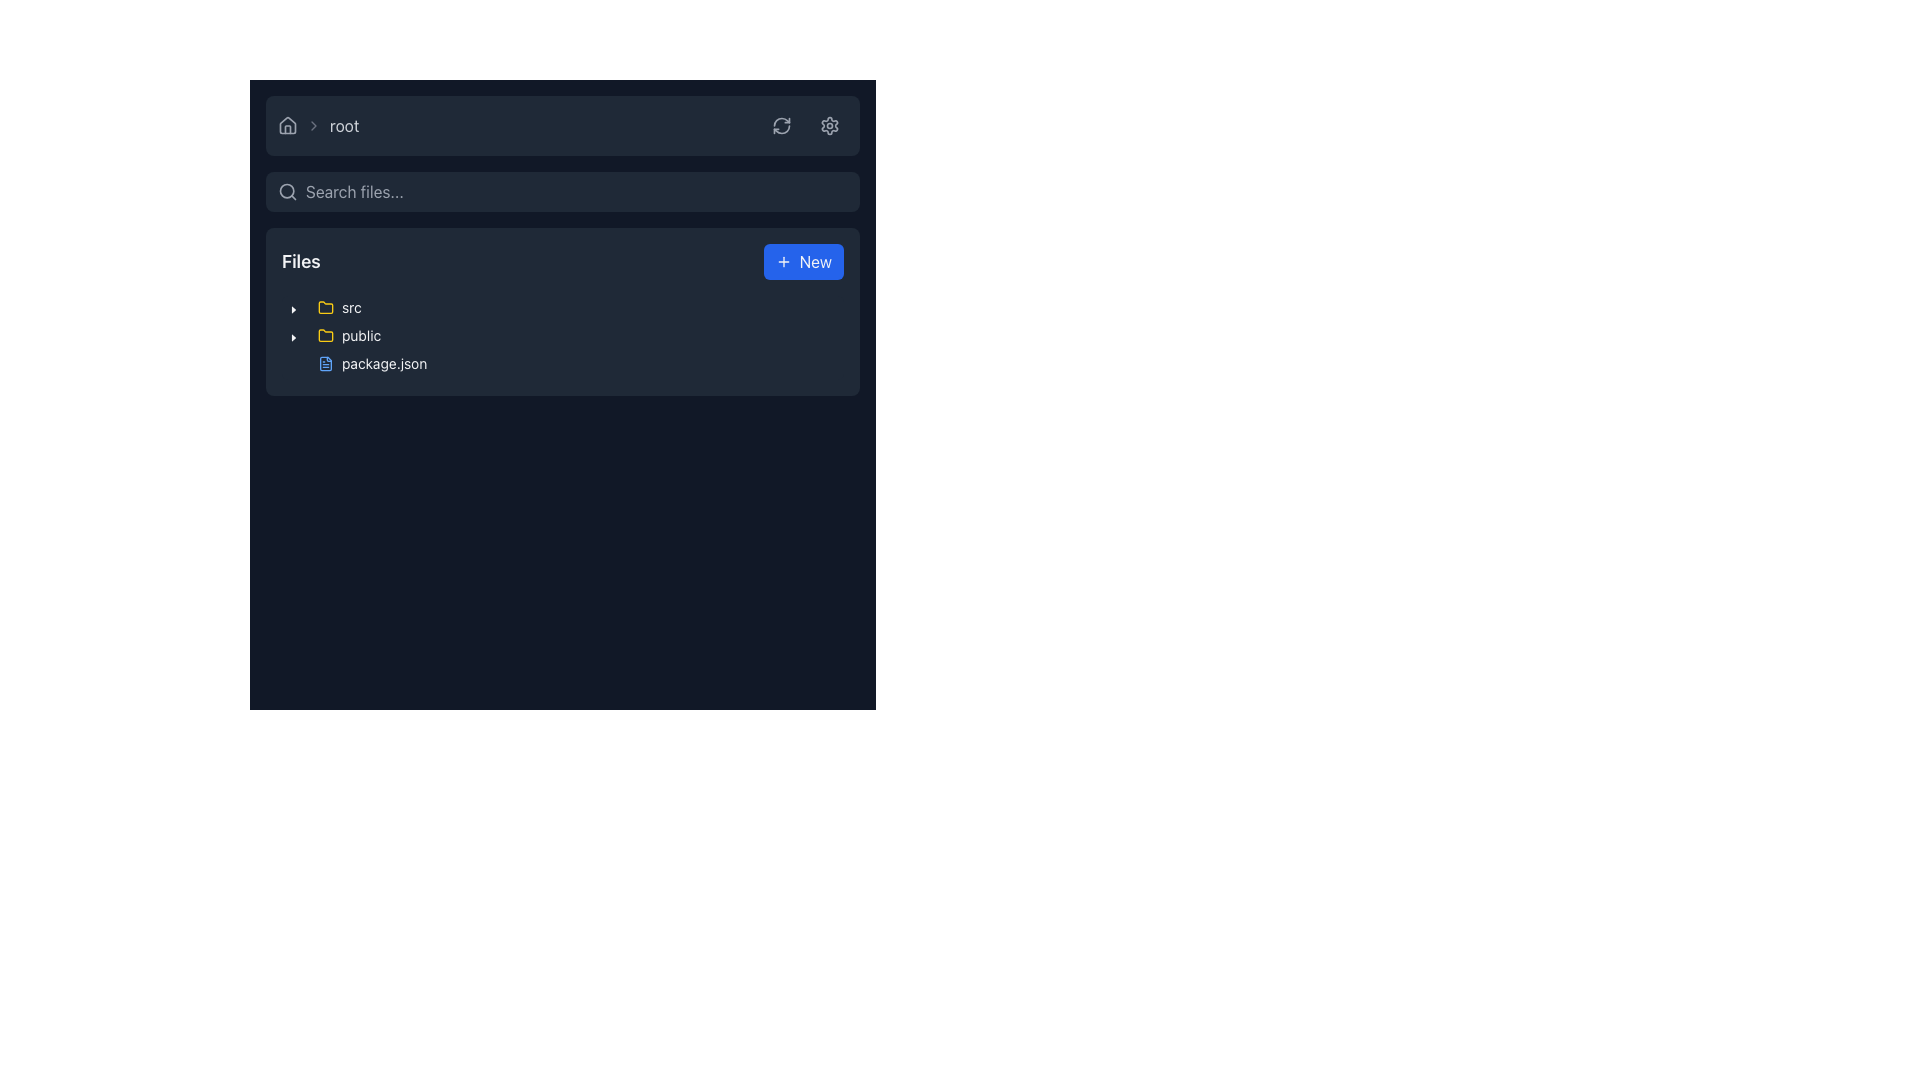  I want to click on the toggle button icon indicating a collapsed state located to the left of the 'src' folder label in the hierarchical file tree structure, so click(292, 309).